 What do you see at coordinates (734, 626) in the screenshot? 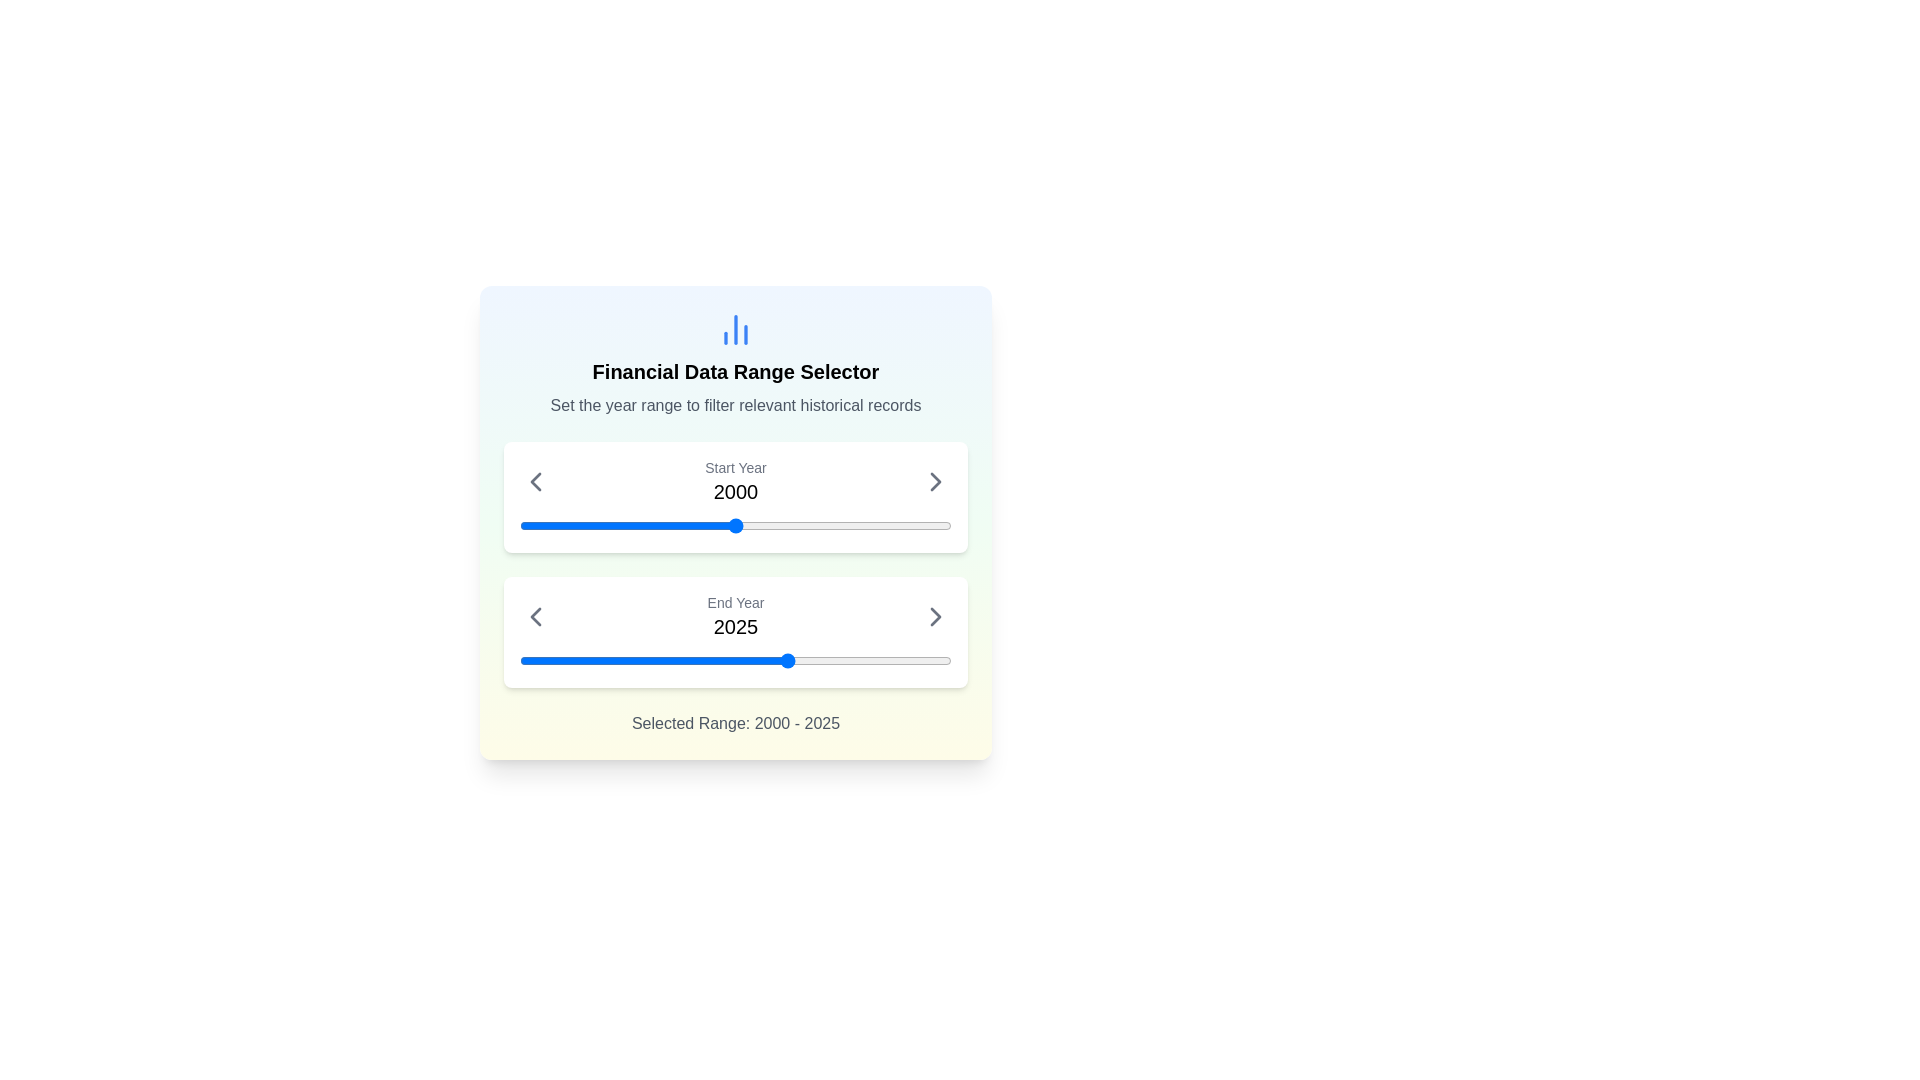
I see `the text displaying the year '2025', which is prominently styled in a large, bold, black font and is located centrally within the 'End Year' frame, directly below the 'Start Year' frame` at bounding box center [734, 626].